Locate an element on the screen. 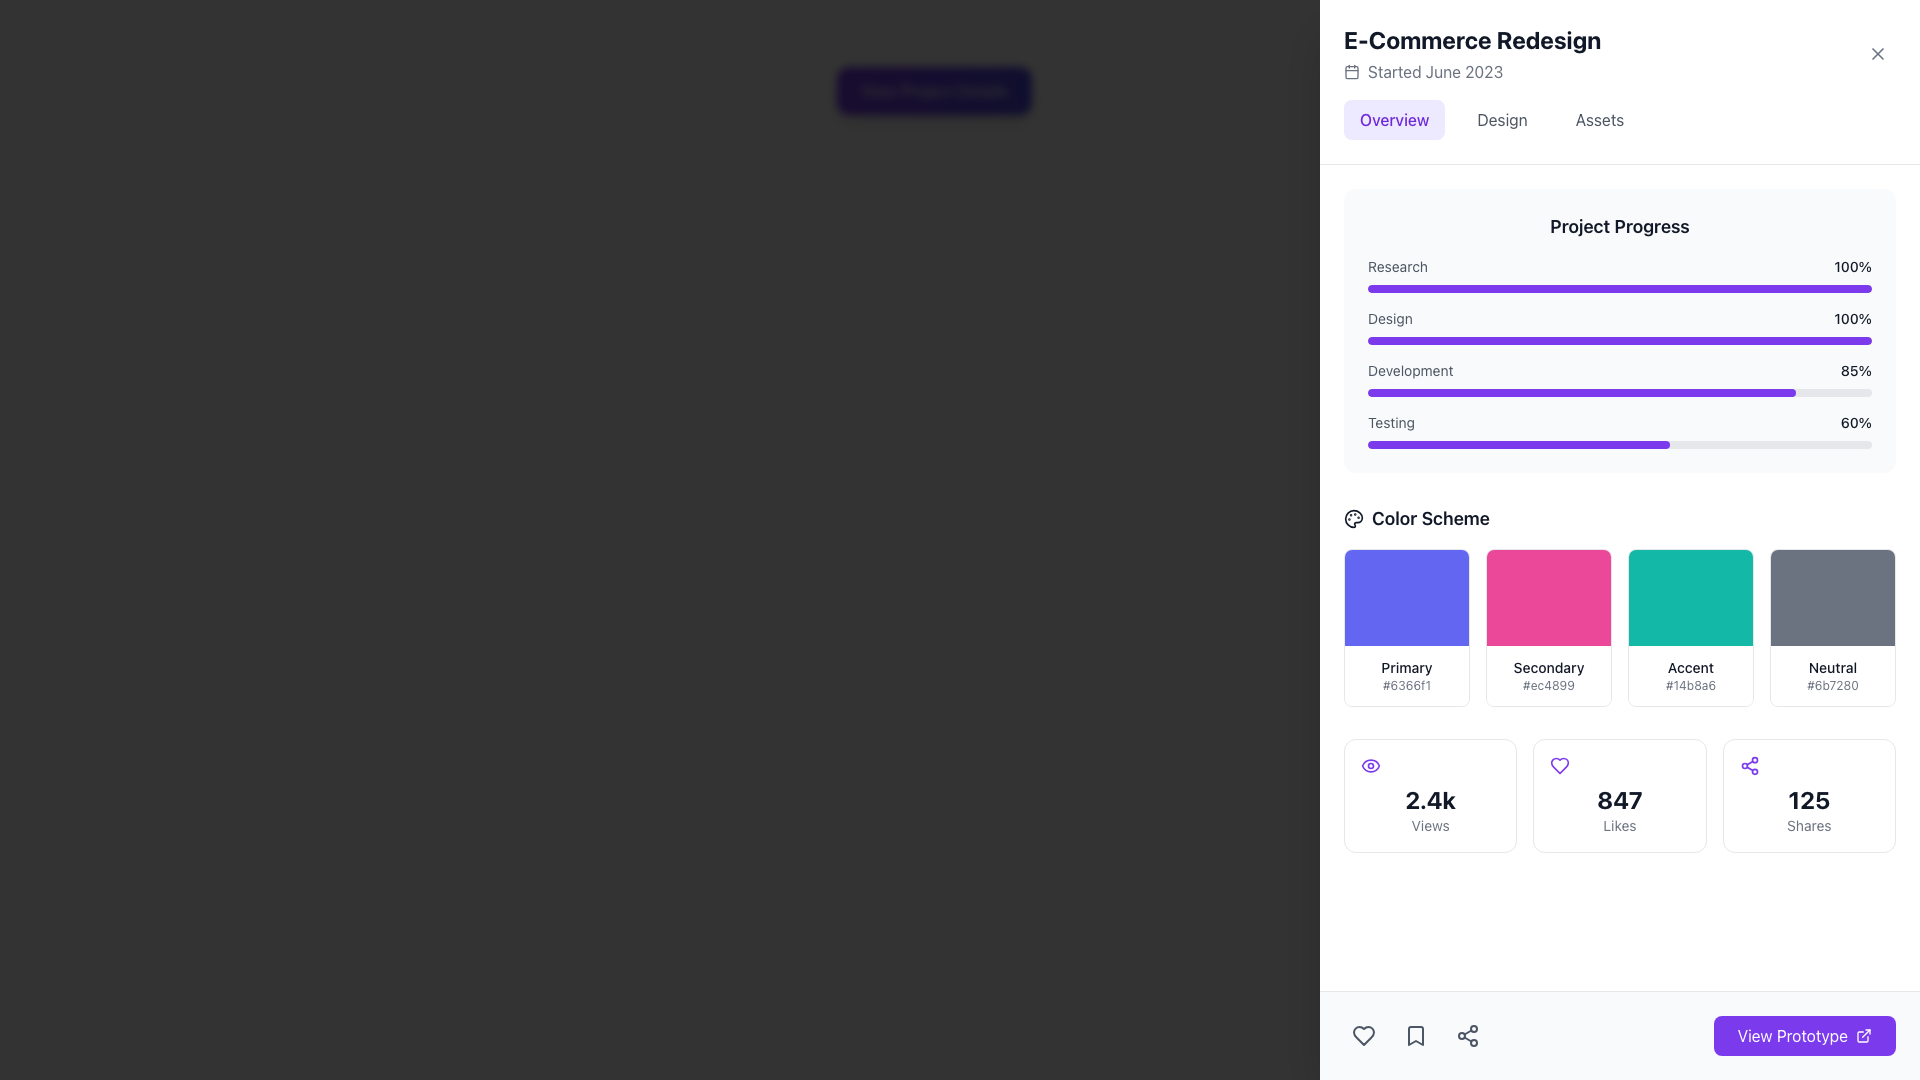 The image size is (1920, 1080). the static text label in the 'Project Progress' section, which describes a specific category and is located to the left of a progress bar labeled '60%' is located at coordinates (1390, 422).